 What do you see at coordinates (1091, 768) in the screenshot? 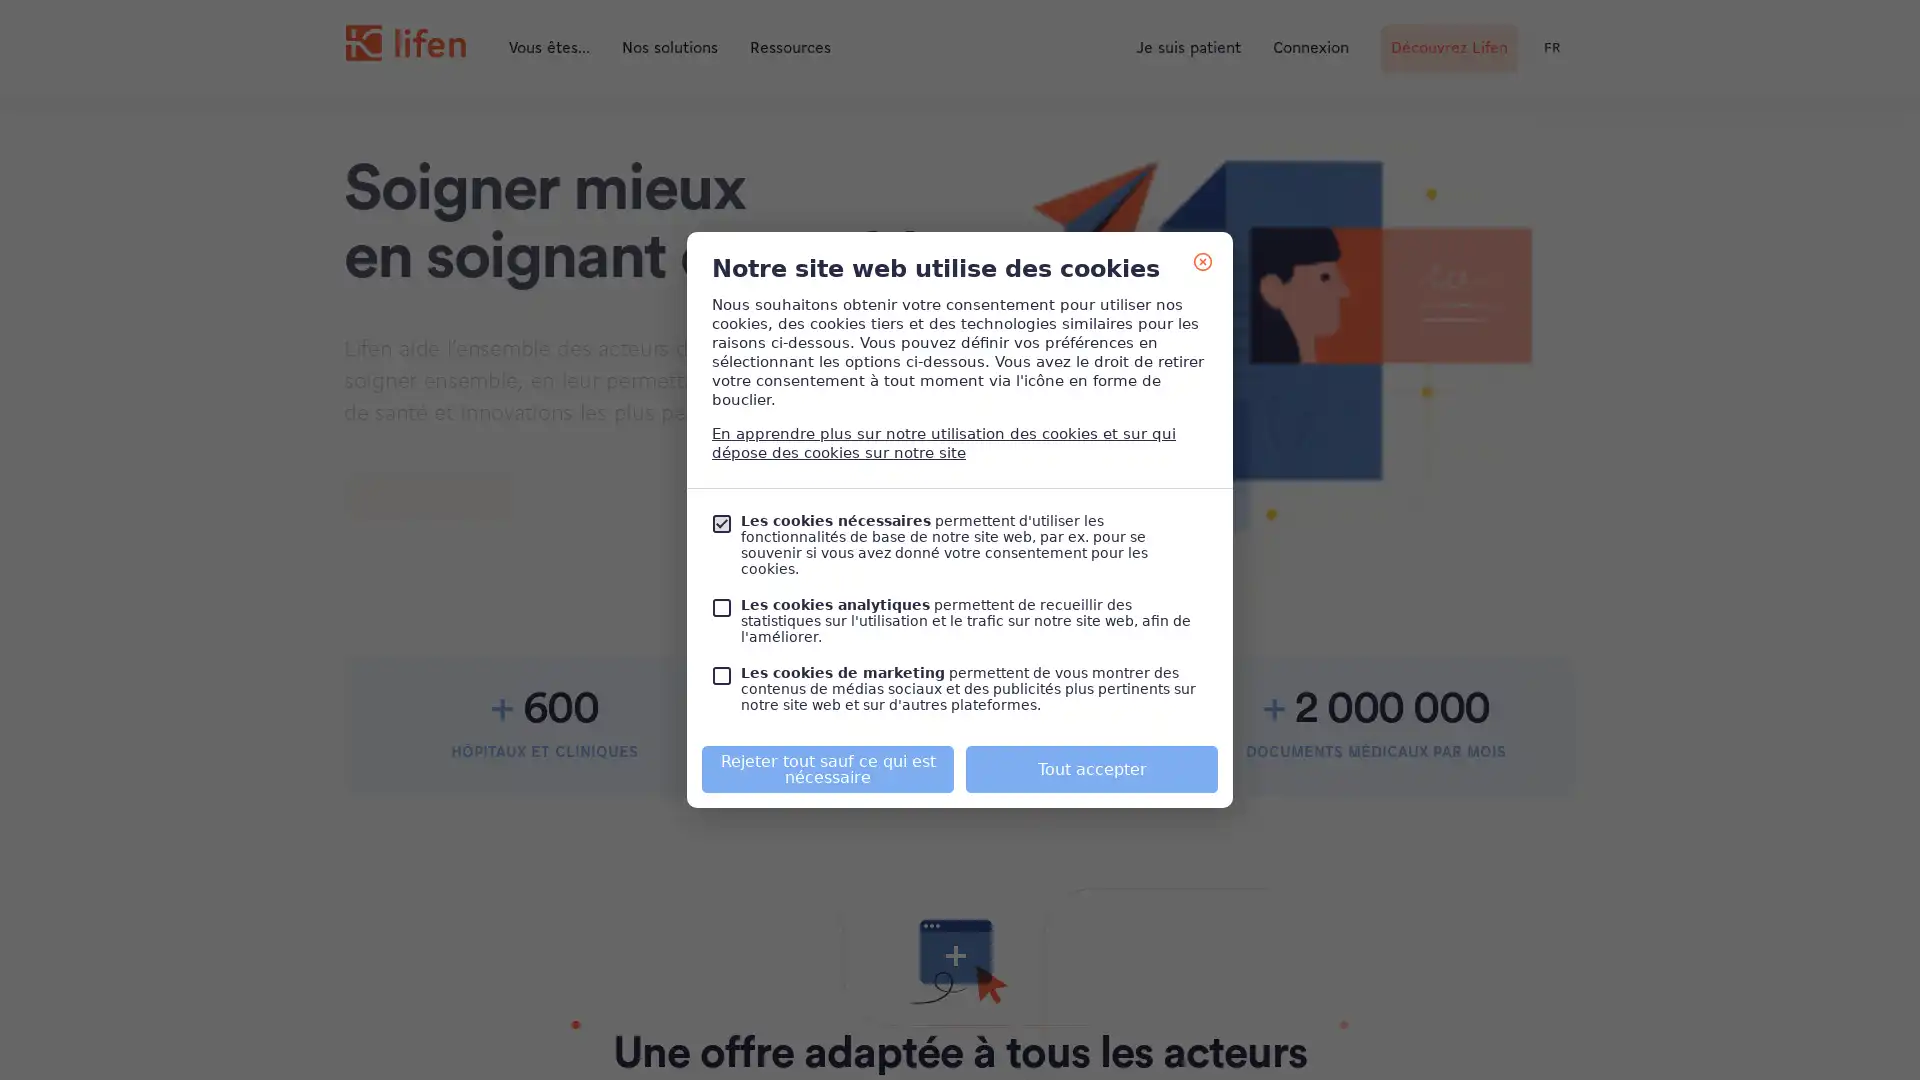
I see `Tout accepter` at bounding box center [1091, 768].